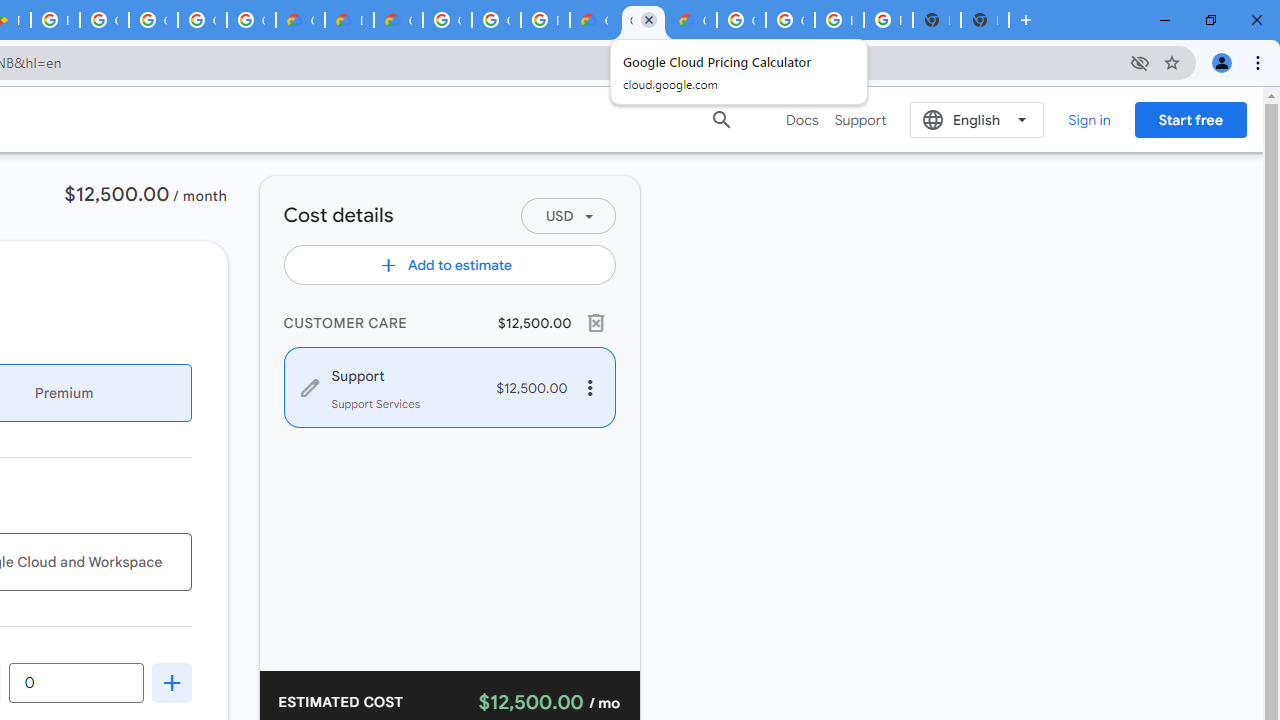  I want to click on 'Docs', so click(802, 119).